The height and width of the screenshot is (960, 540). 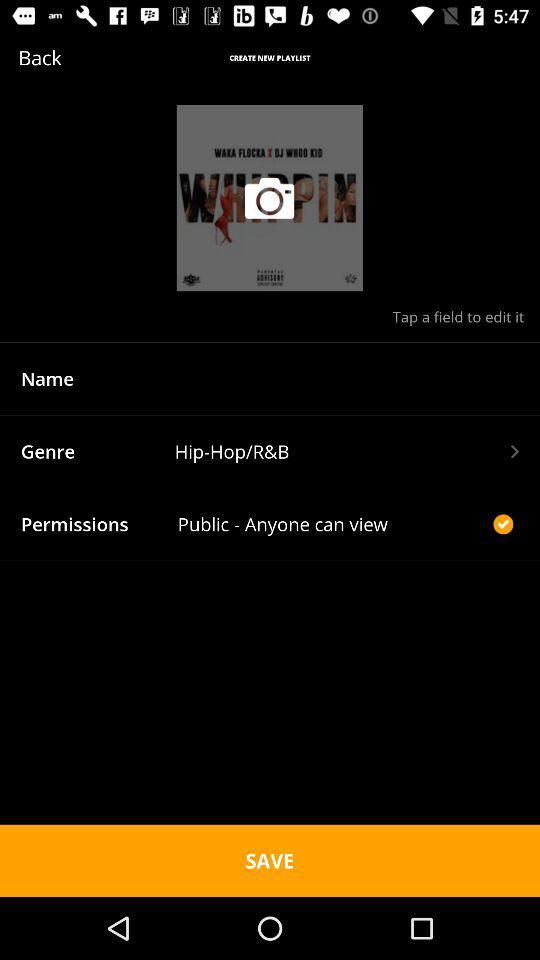 I want to click on back, so click(x=69, y=56).